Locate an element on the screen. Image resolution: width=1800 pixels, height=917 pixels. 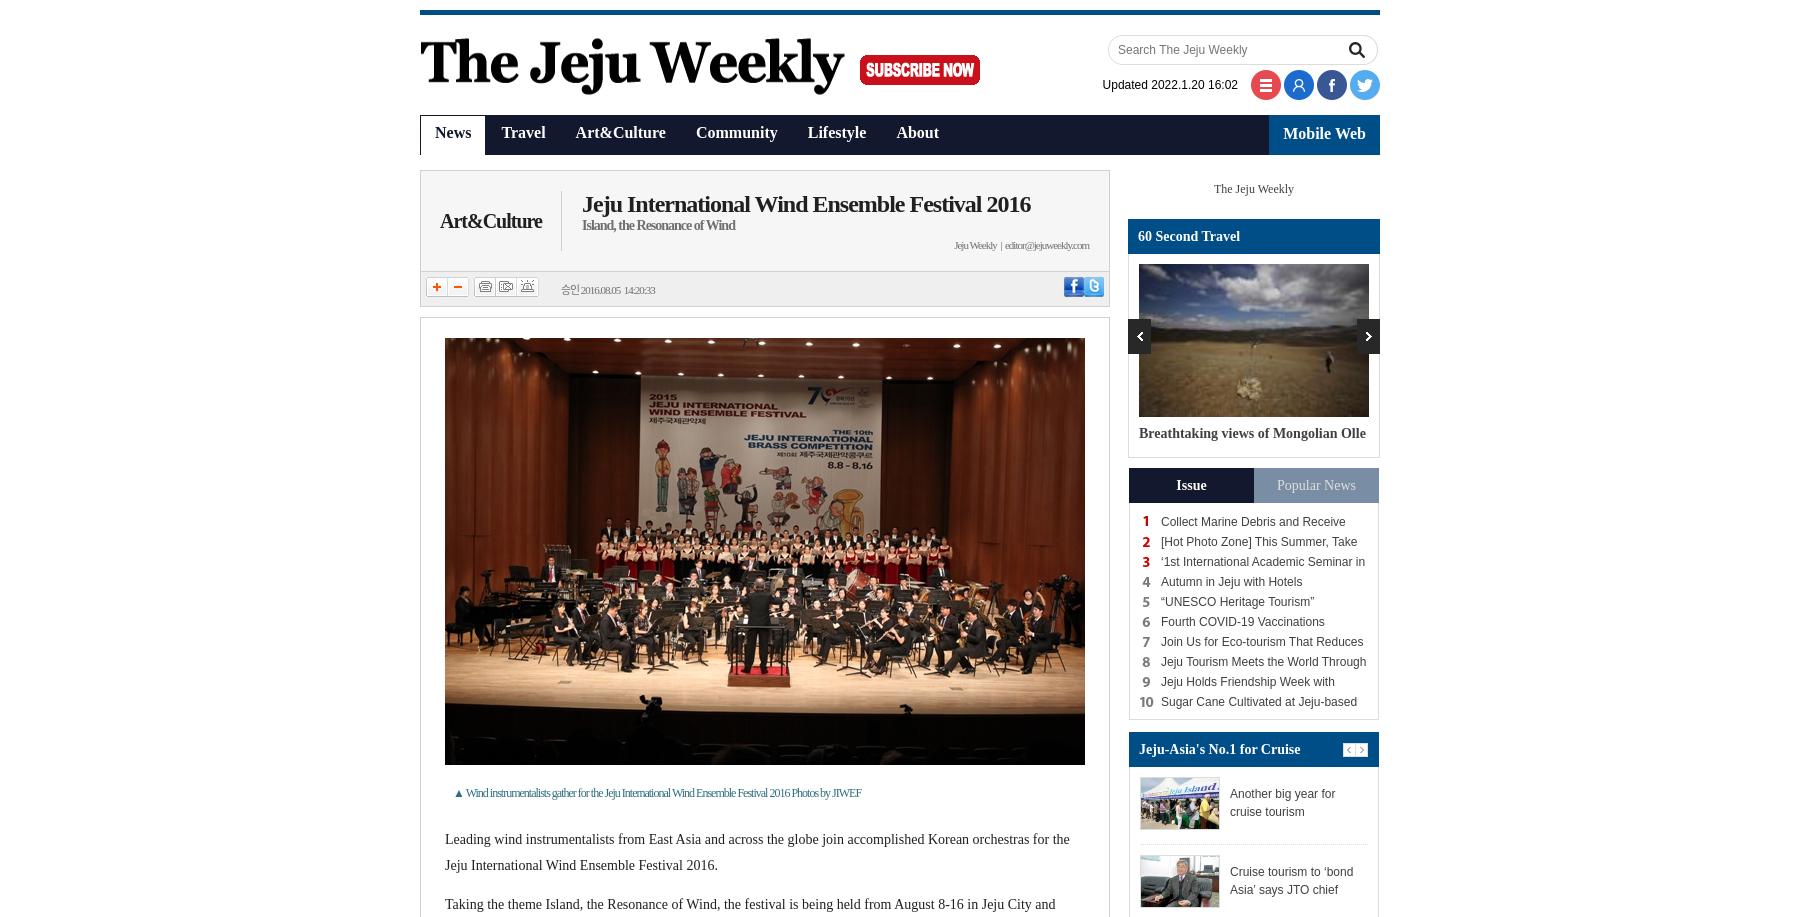
'editor@jejuweekly.com' is located at coordinates (1046, 244).